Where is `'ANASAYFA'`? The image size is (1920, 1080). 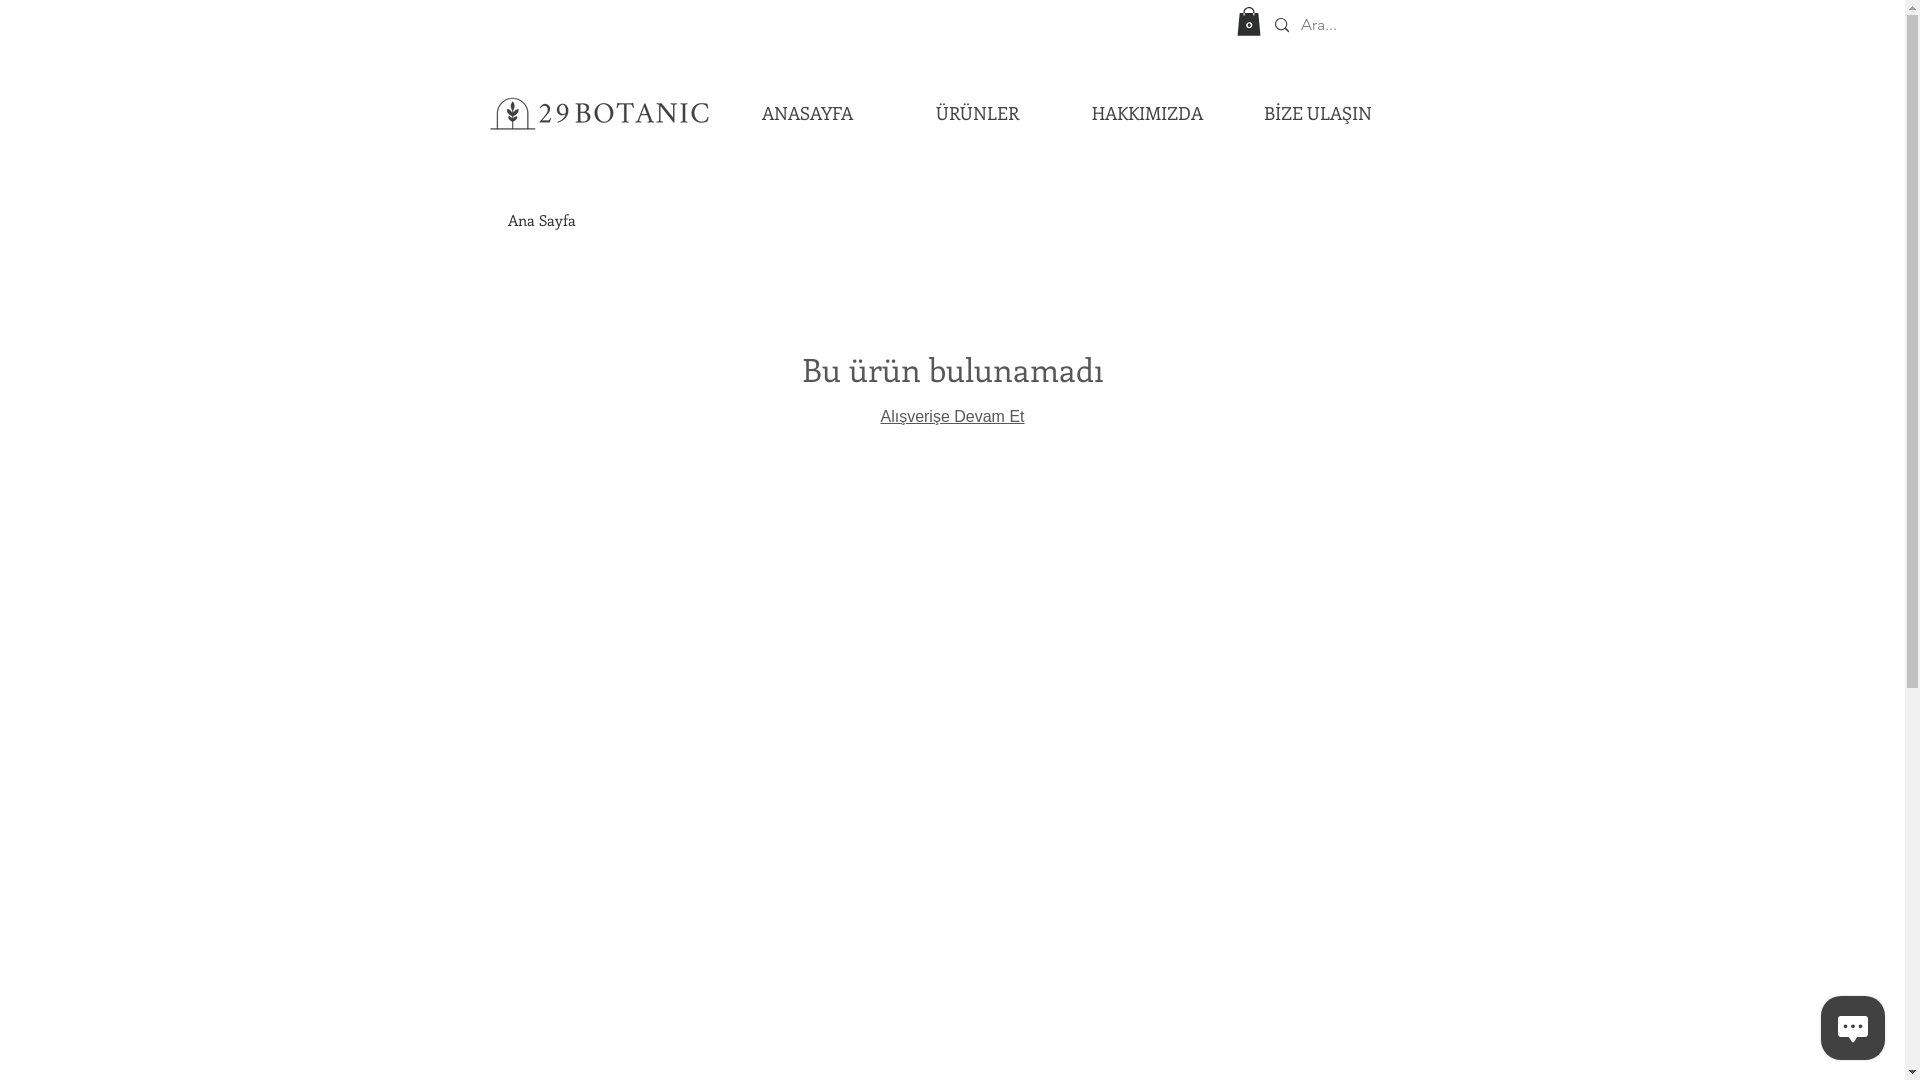
'ANASAYFA' is located at coordinates (807, 112).